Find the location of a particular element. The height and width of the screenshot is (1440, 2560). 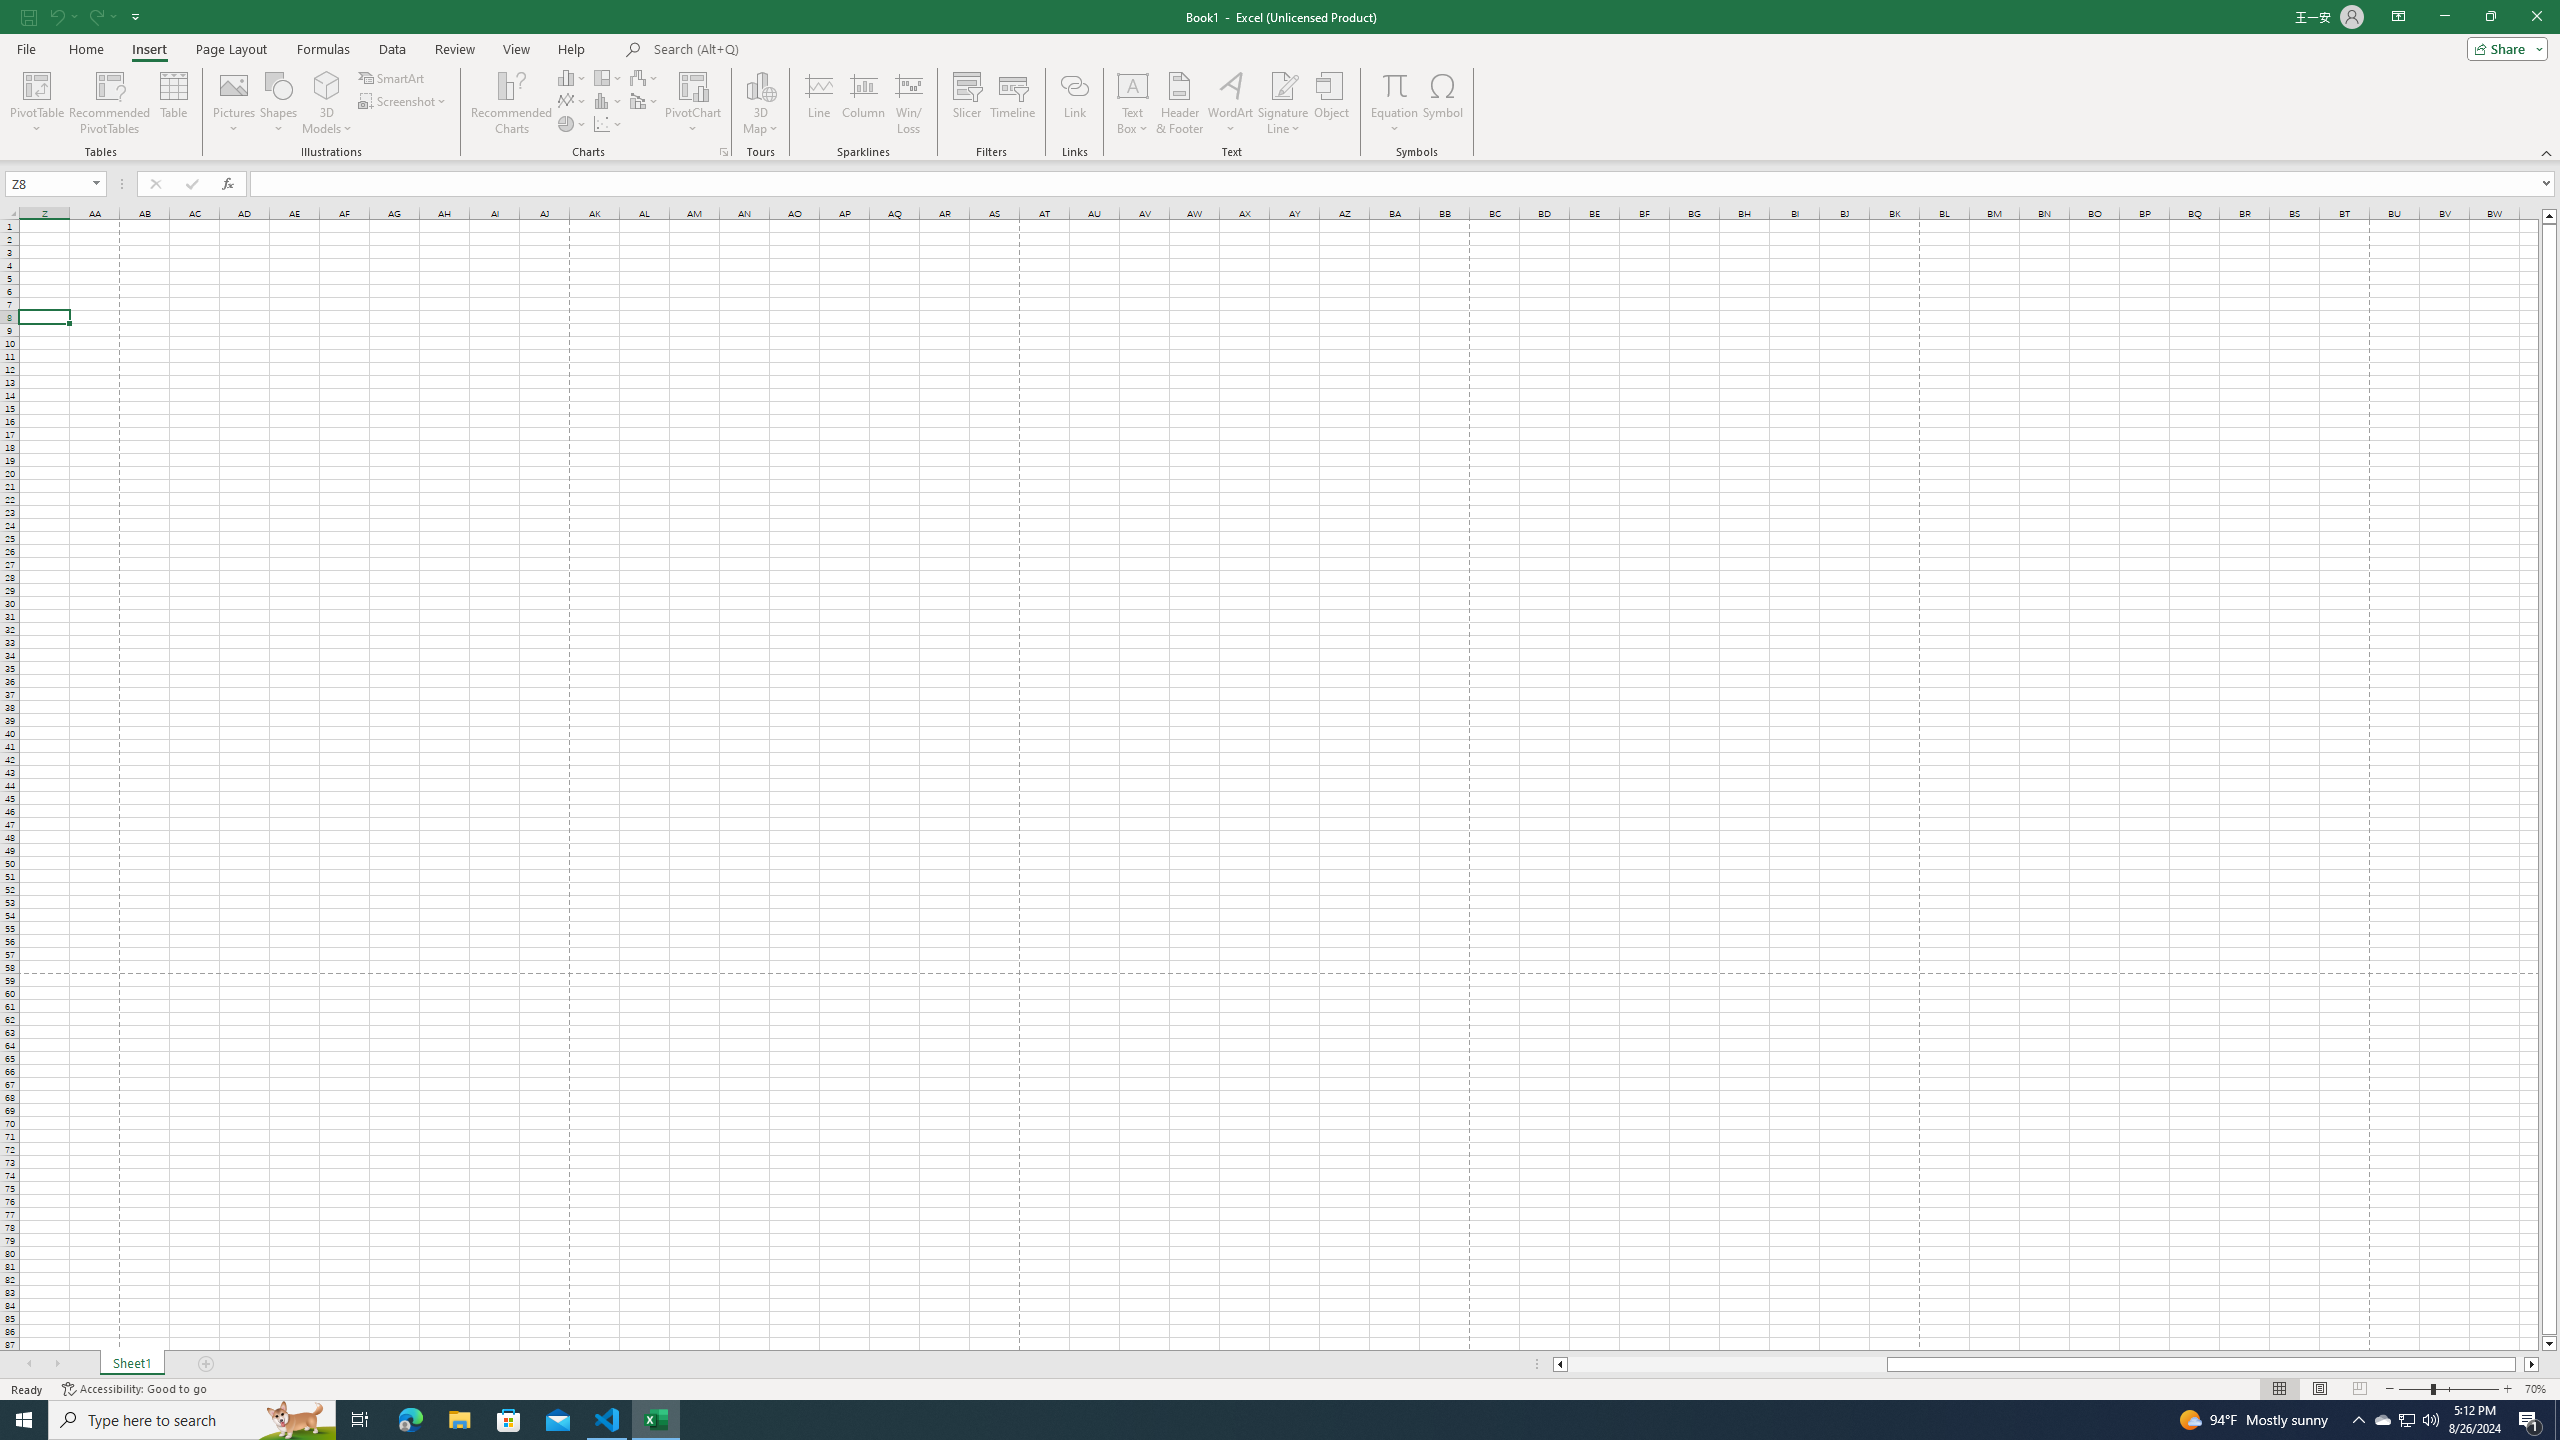

'Equation' is located at coordinates (1394, 103).